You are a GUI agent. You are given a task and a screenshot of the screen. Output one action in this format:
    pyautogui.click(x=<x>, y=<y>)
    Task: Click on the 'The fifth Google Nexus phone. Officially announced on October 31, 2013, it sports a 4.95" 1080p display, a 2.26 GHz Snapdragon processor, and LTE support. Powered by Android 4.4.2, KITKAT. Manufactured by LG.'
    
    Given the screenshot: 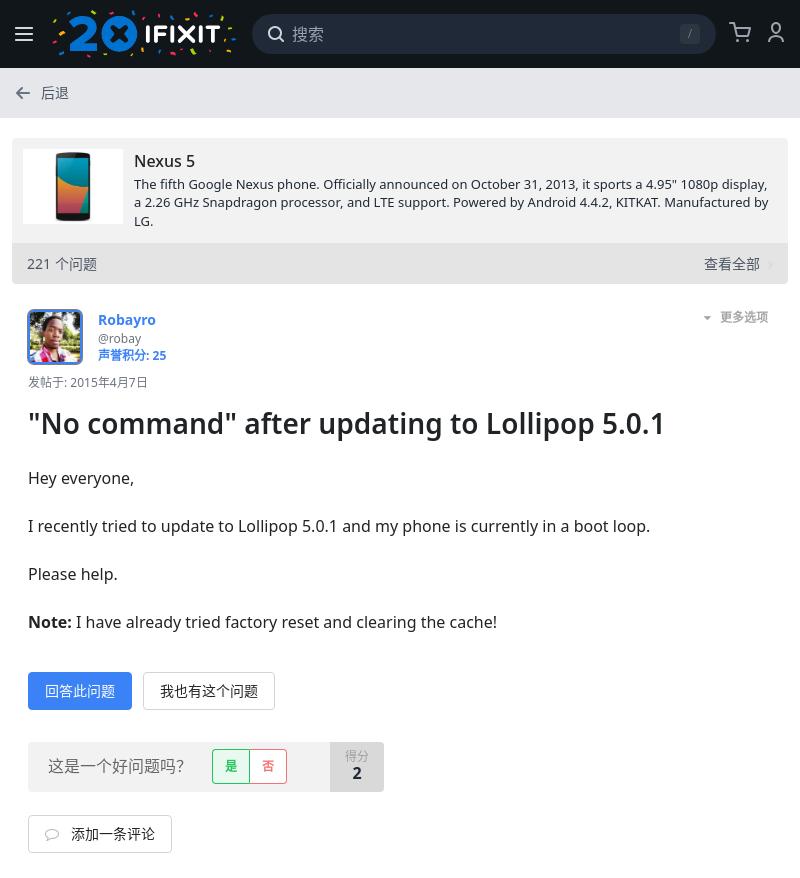 What is the action you would take?
    pyautogui.click(x=449, y=200)
    